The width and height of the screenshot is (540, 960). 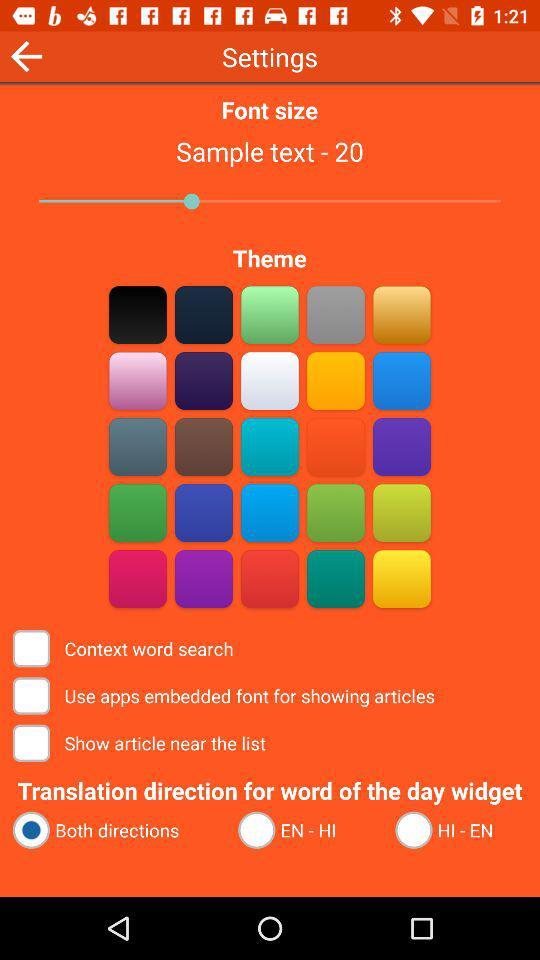 I want to click on green theme, so click(x=335, y=578).